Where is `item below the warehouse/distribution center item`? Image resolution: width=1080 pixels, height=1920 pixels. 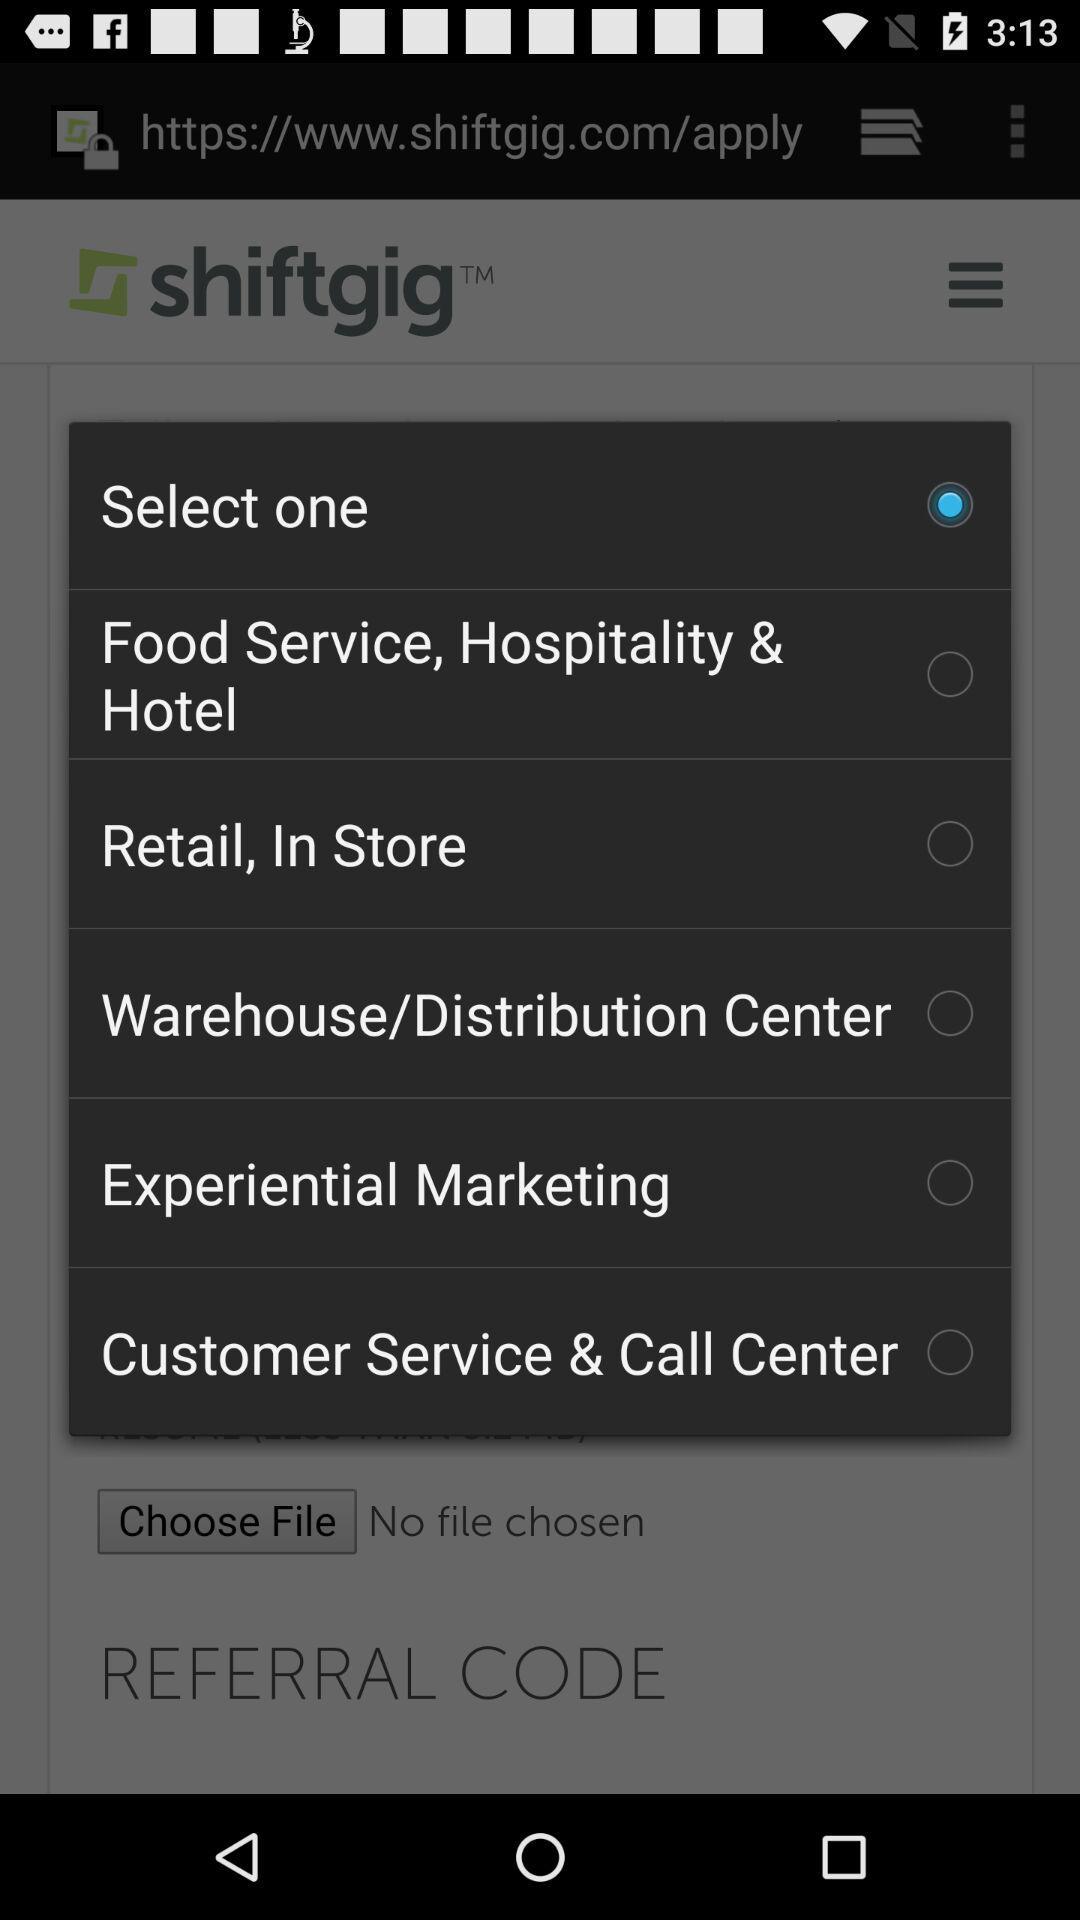 item below the warehouse/distribution center item is located at coordinates (540, 1182).